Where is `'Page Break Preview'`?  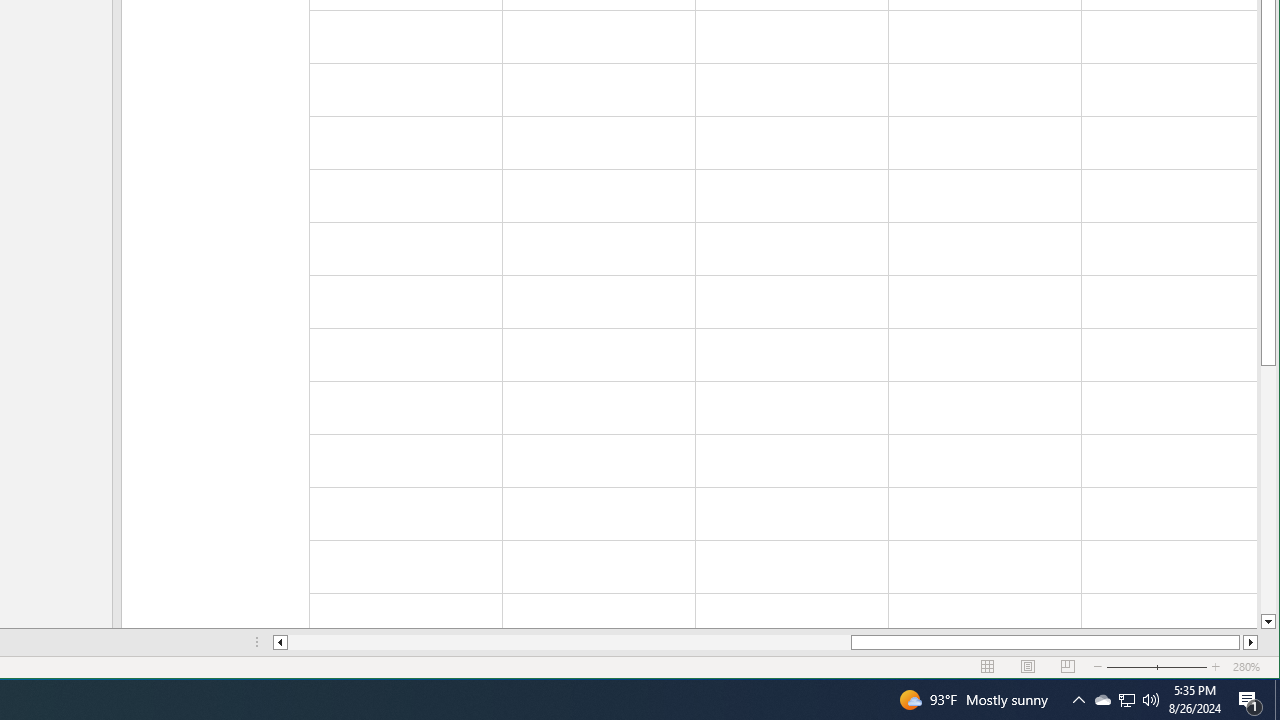 'Page Break Preview' is located at coordinates (1067, 667).